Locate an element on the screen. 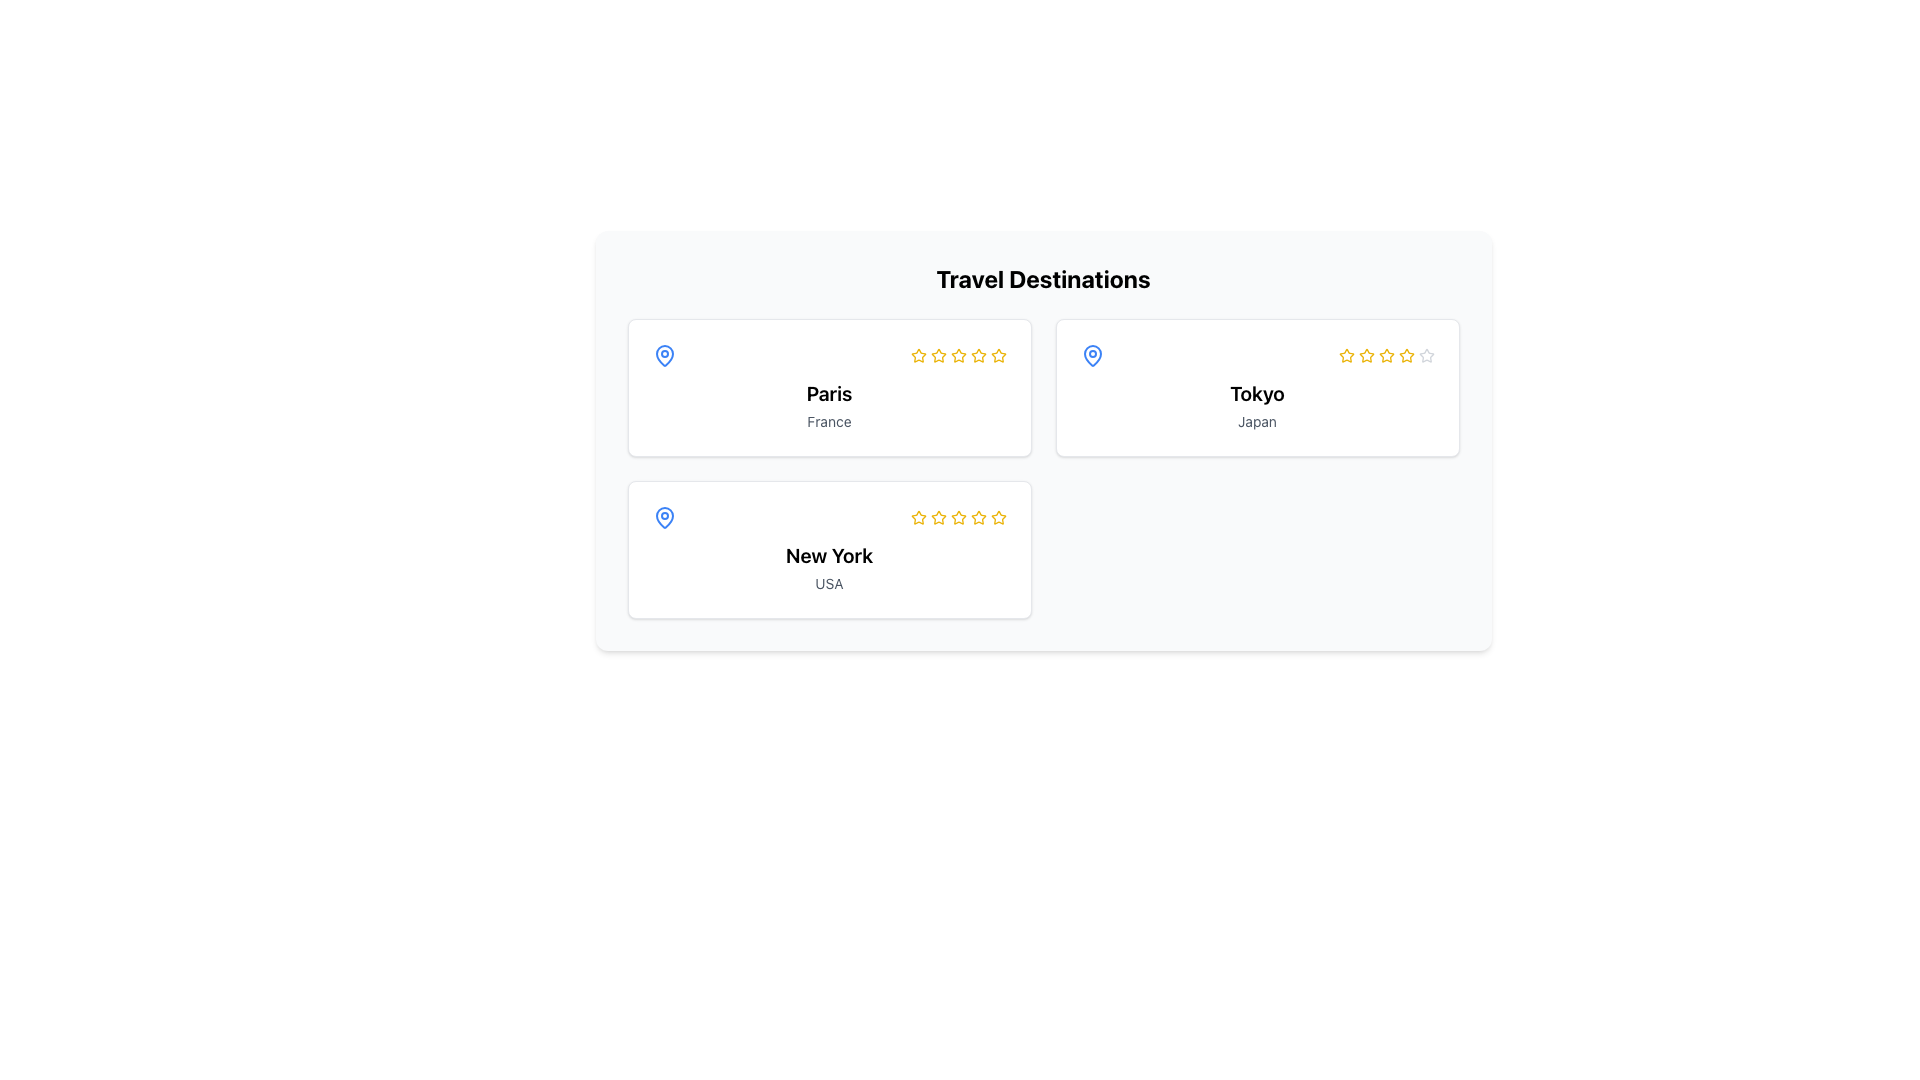 The height and width of the screenshot is (1080, 1920). the third star in the five-star rating system to rate it is located at coordinates (1385, 354).